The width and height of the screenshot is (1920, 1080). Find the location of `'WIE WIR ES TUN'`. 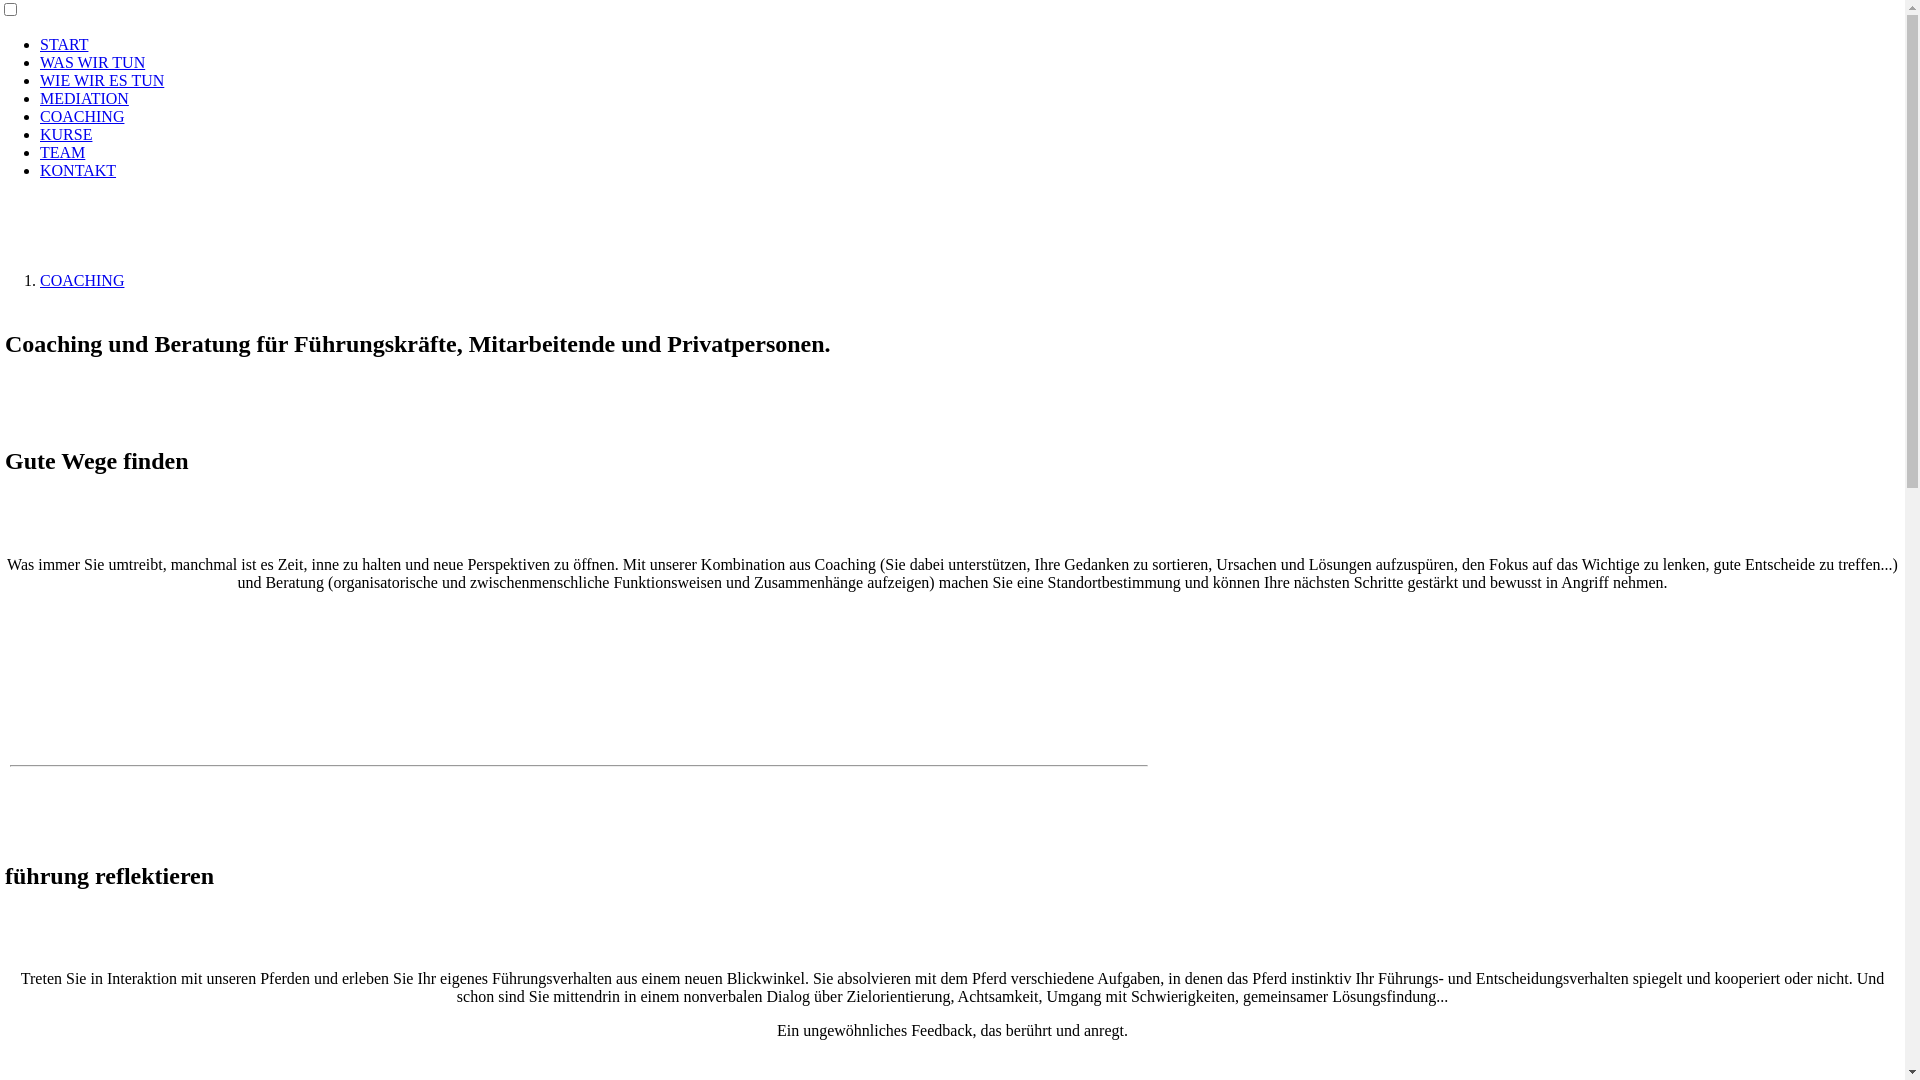

'WIE WIR ES TUN' is located at coordinates (100, 79).